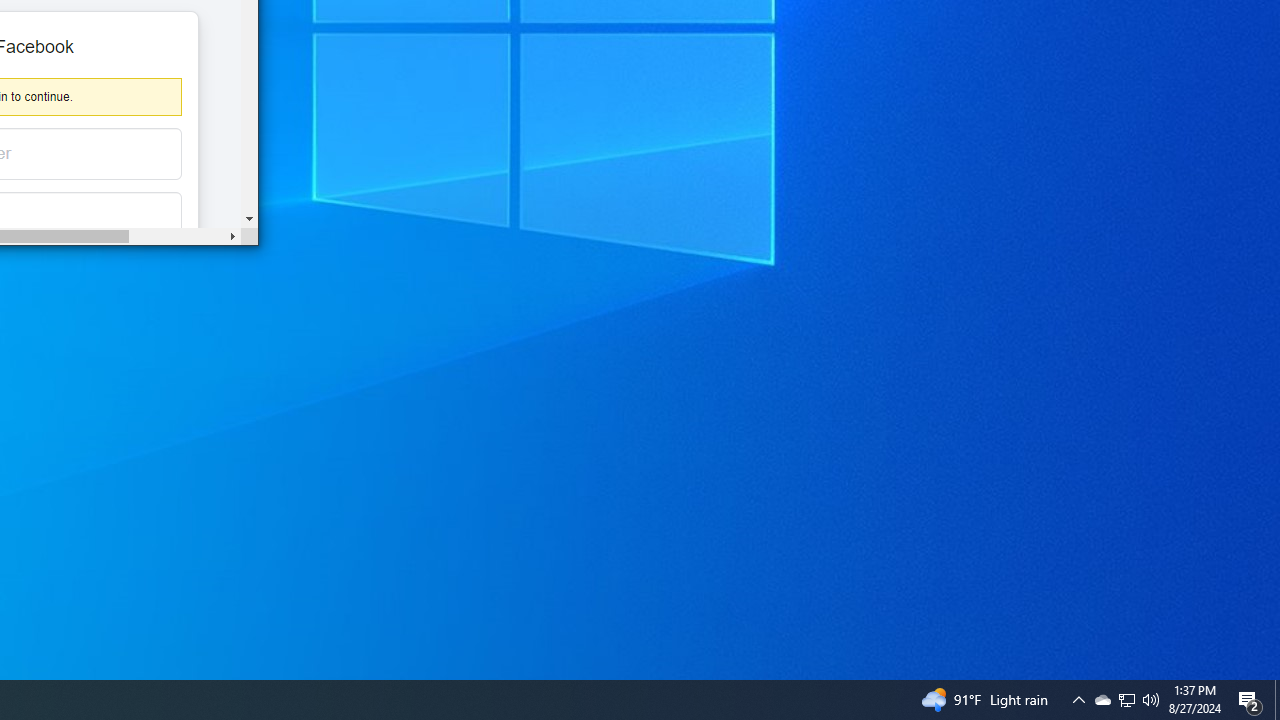 The image size is (1280, 720). I want to click on 'Show desktop', so click(1276, 698).